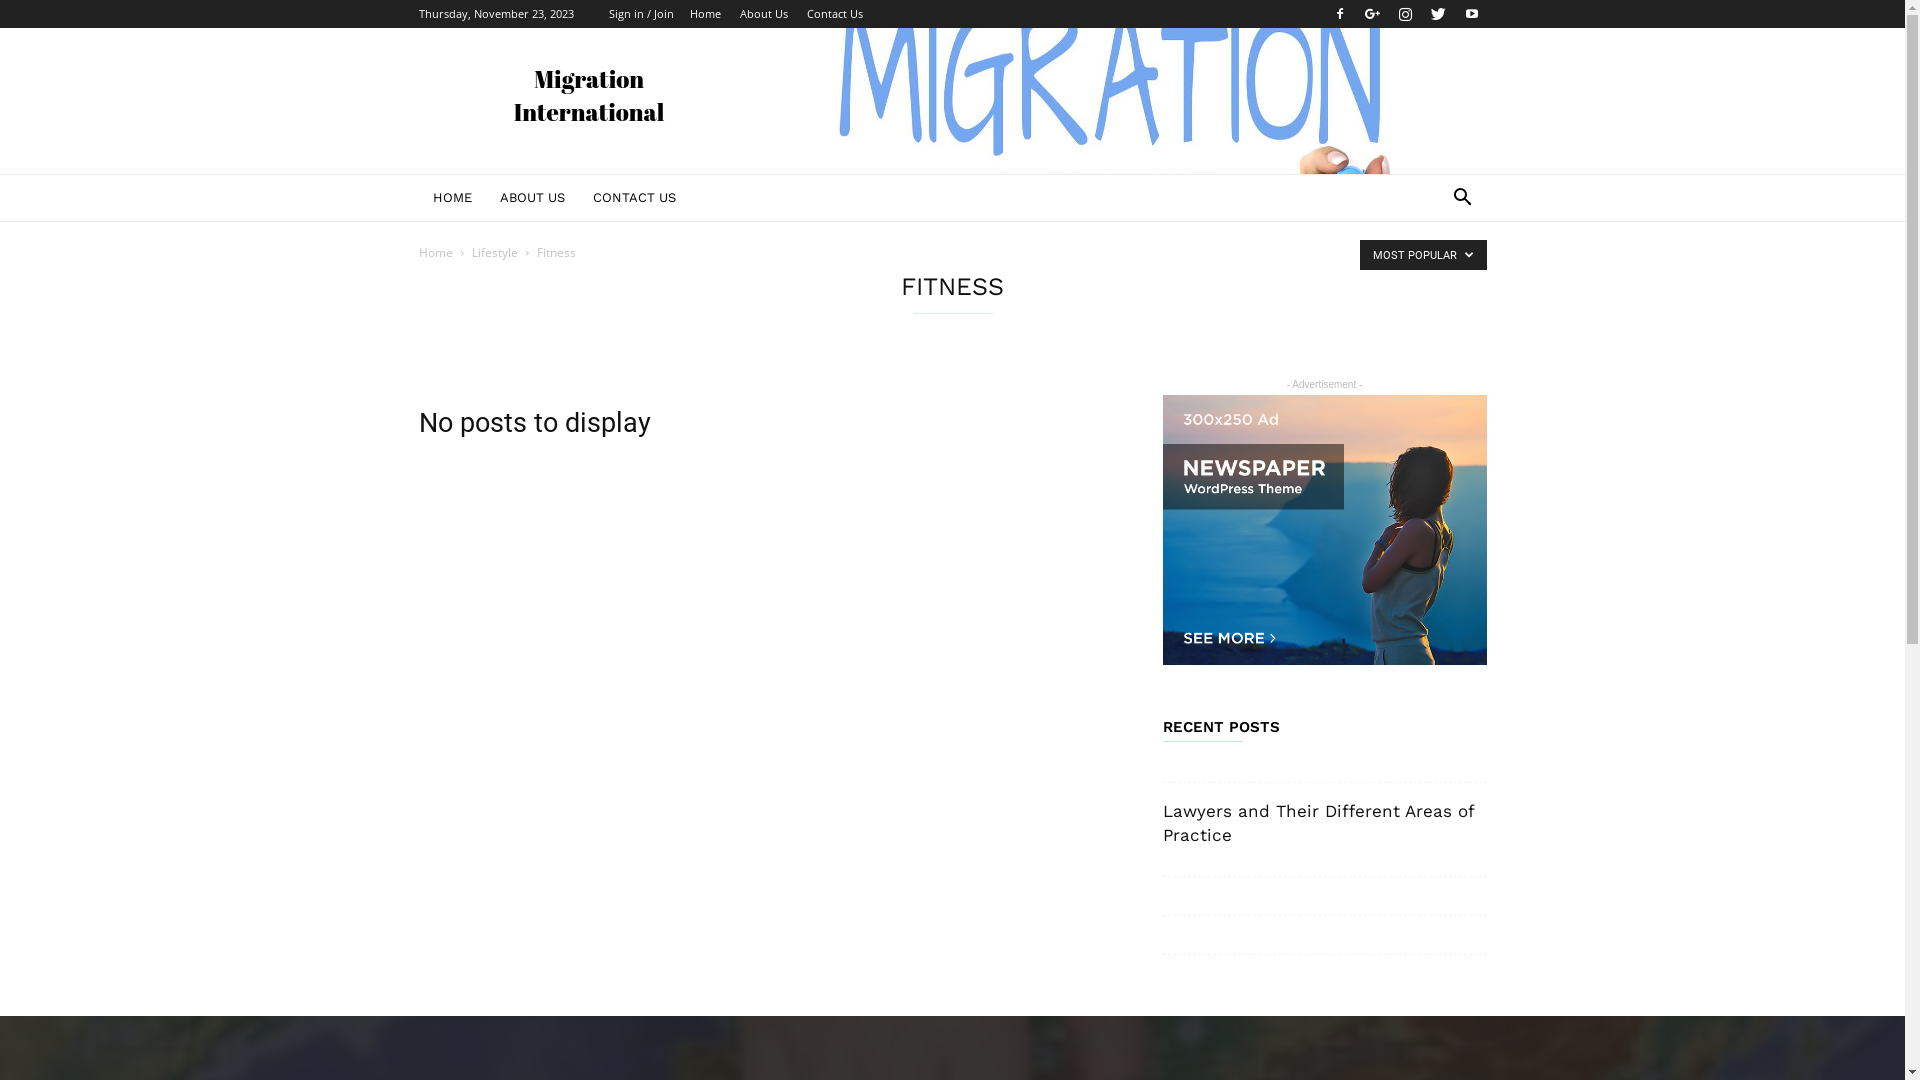 The image size is (1920, 1080). What do you see at coordinates (434, 251) in the screenshot?
I see `'Home'` at bounding box center [434, 251].